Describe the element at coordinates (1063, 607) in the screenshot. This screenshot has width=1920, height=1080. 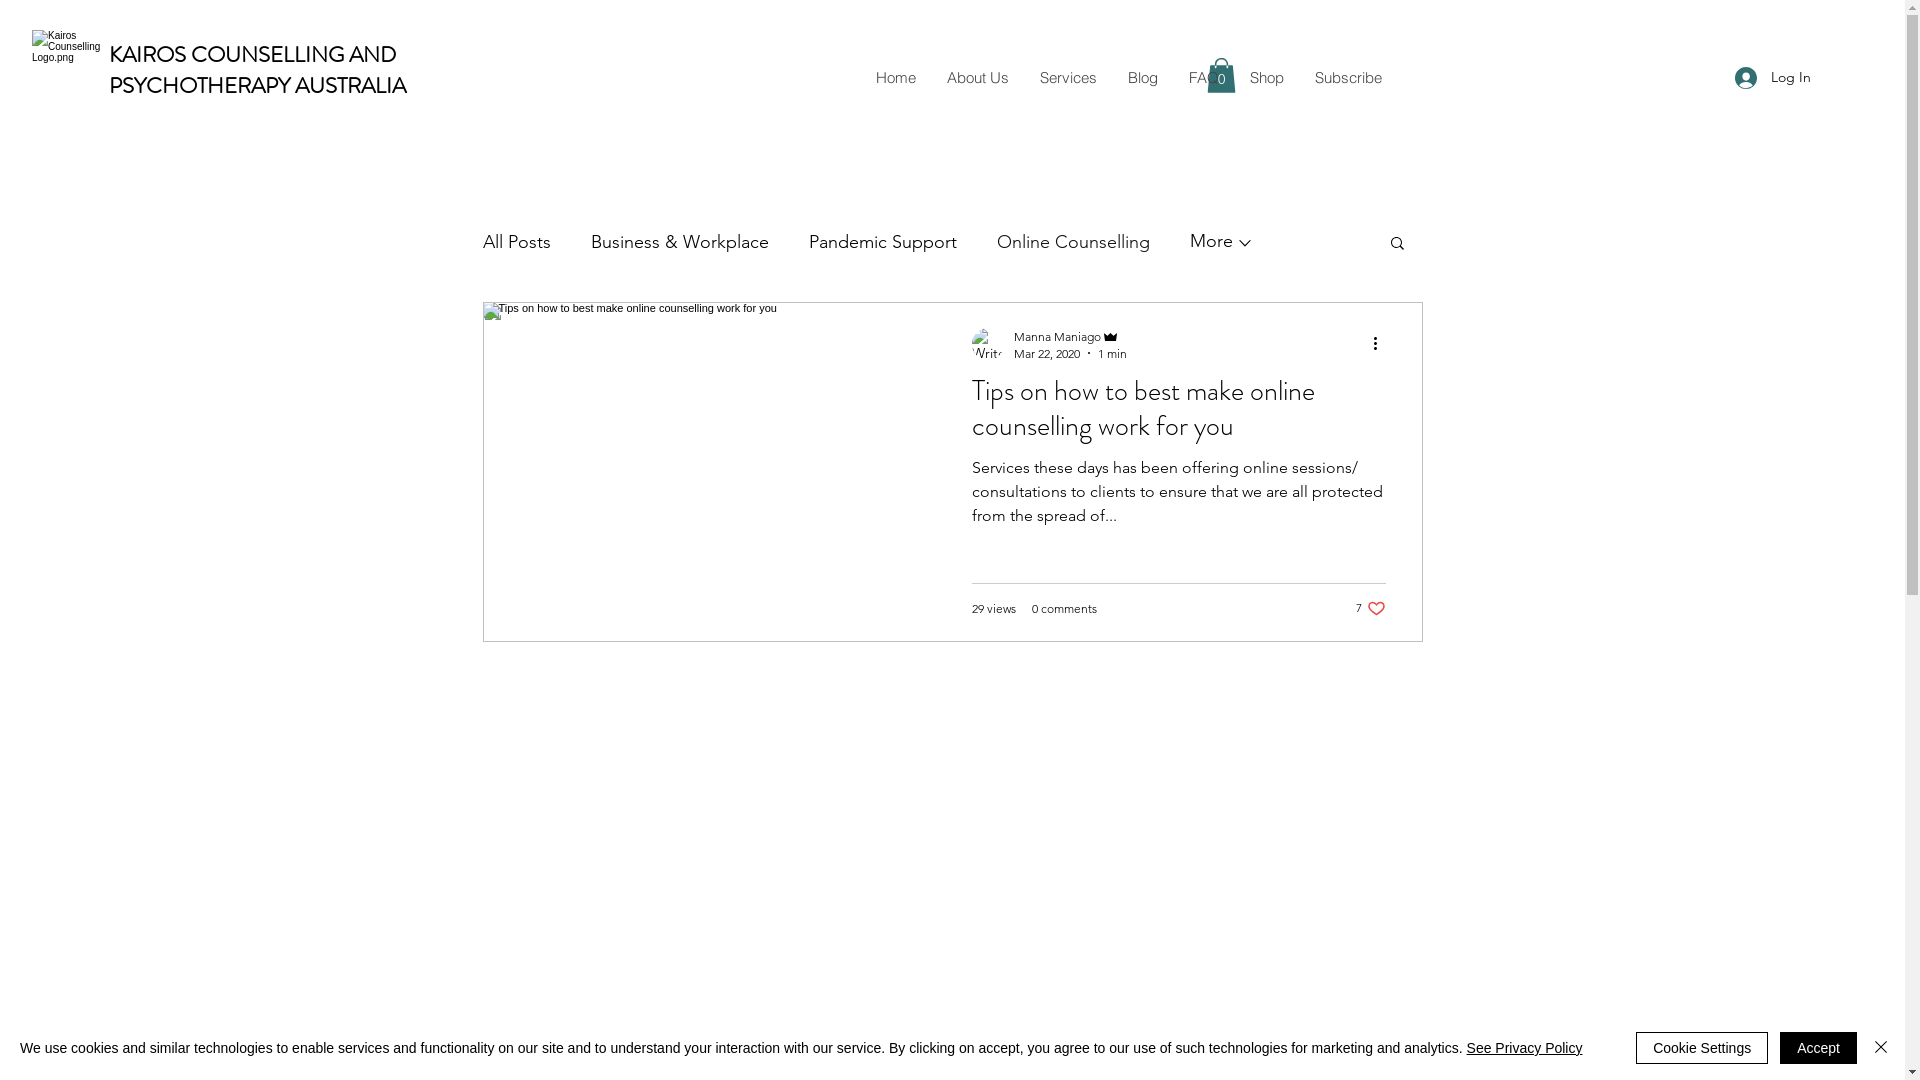
I see `'0 comments'` at that location.